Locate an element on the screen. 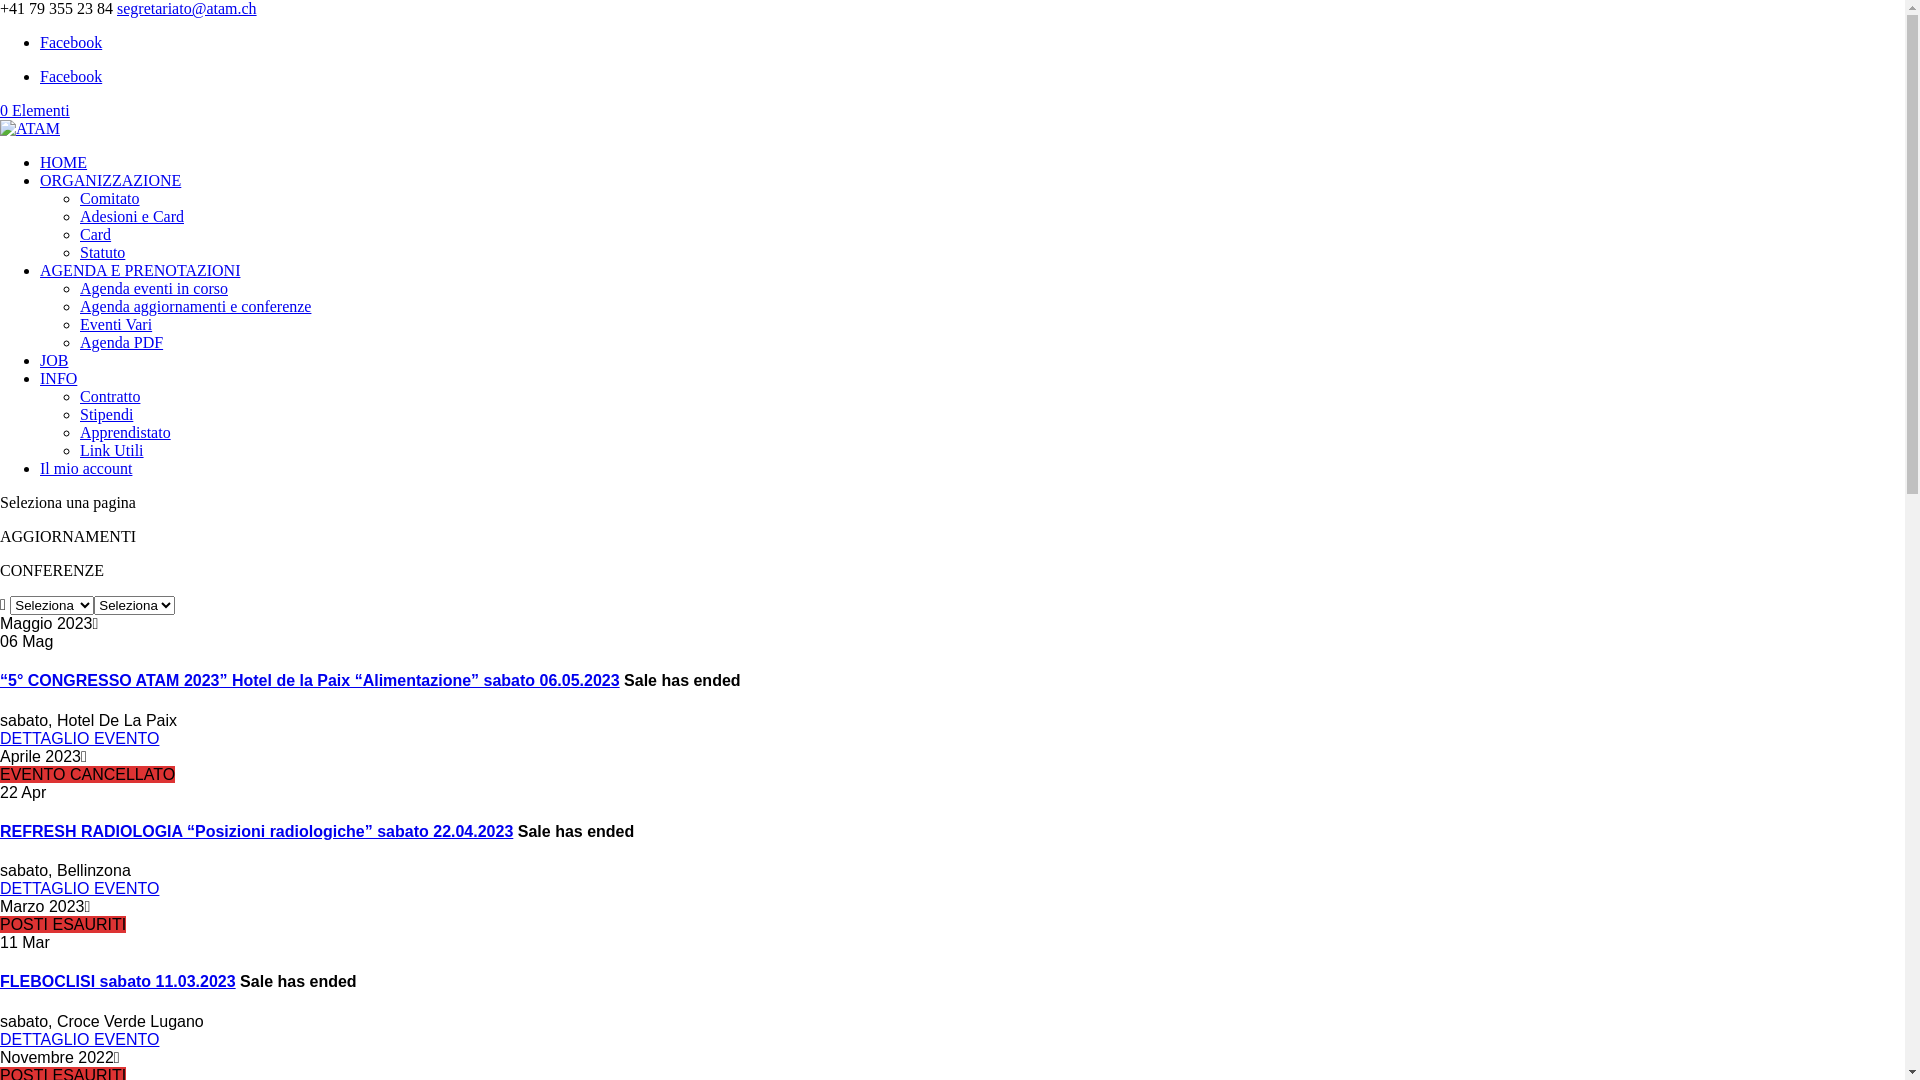  'Statuto' is located at coordinates (101, 251).